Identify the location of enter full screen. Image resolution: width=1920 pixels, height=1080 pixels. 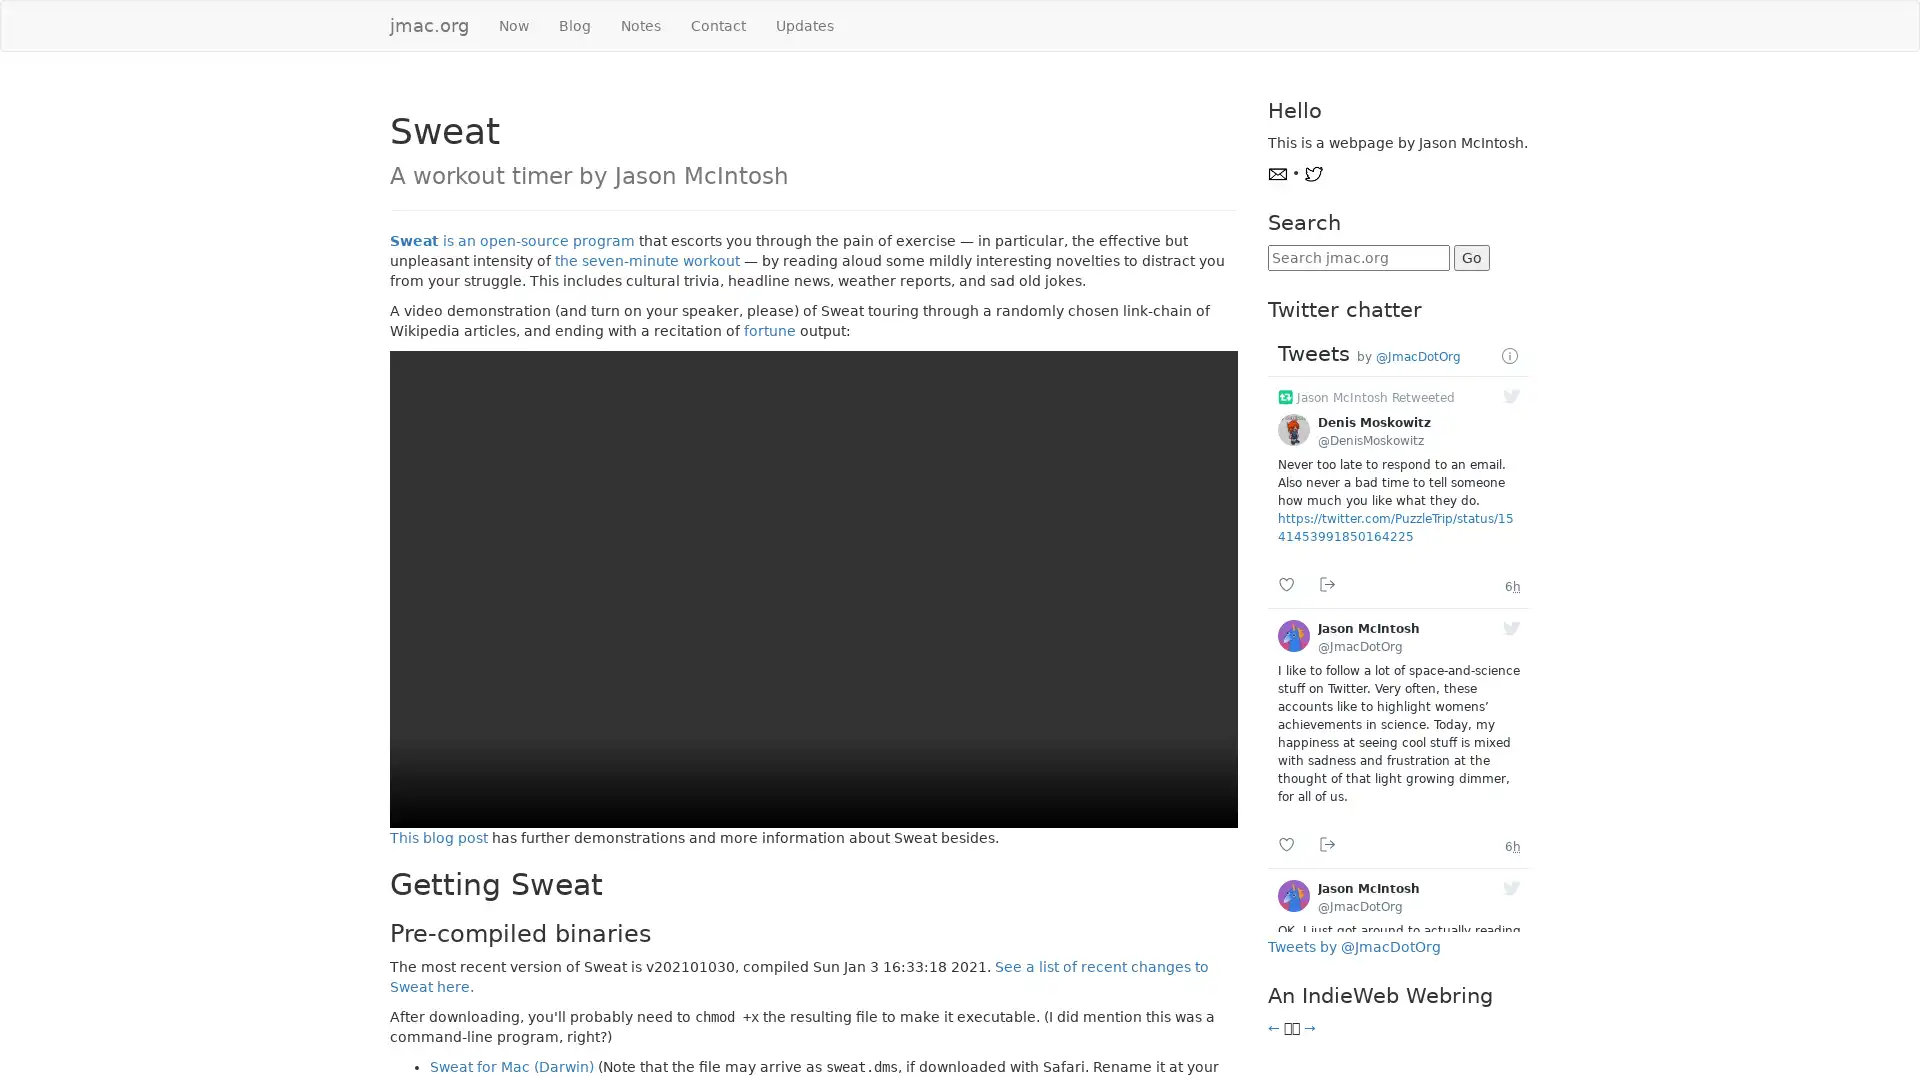
(1165, 778).